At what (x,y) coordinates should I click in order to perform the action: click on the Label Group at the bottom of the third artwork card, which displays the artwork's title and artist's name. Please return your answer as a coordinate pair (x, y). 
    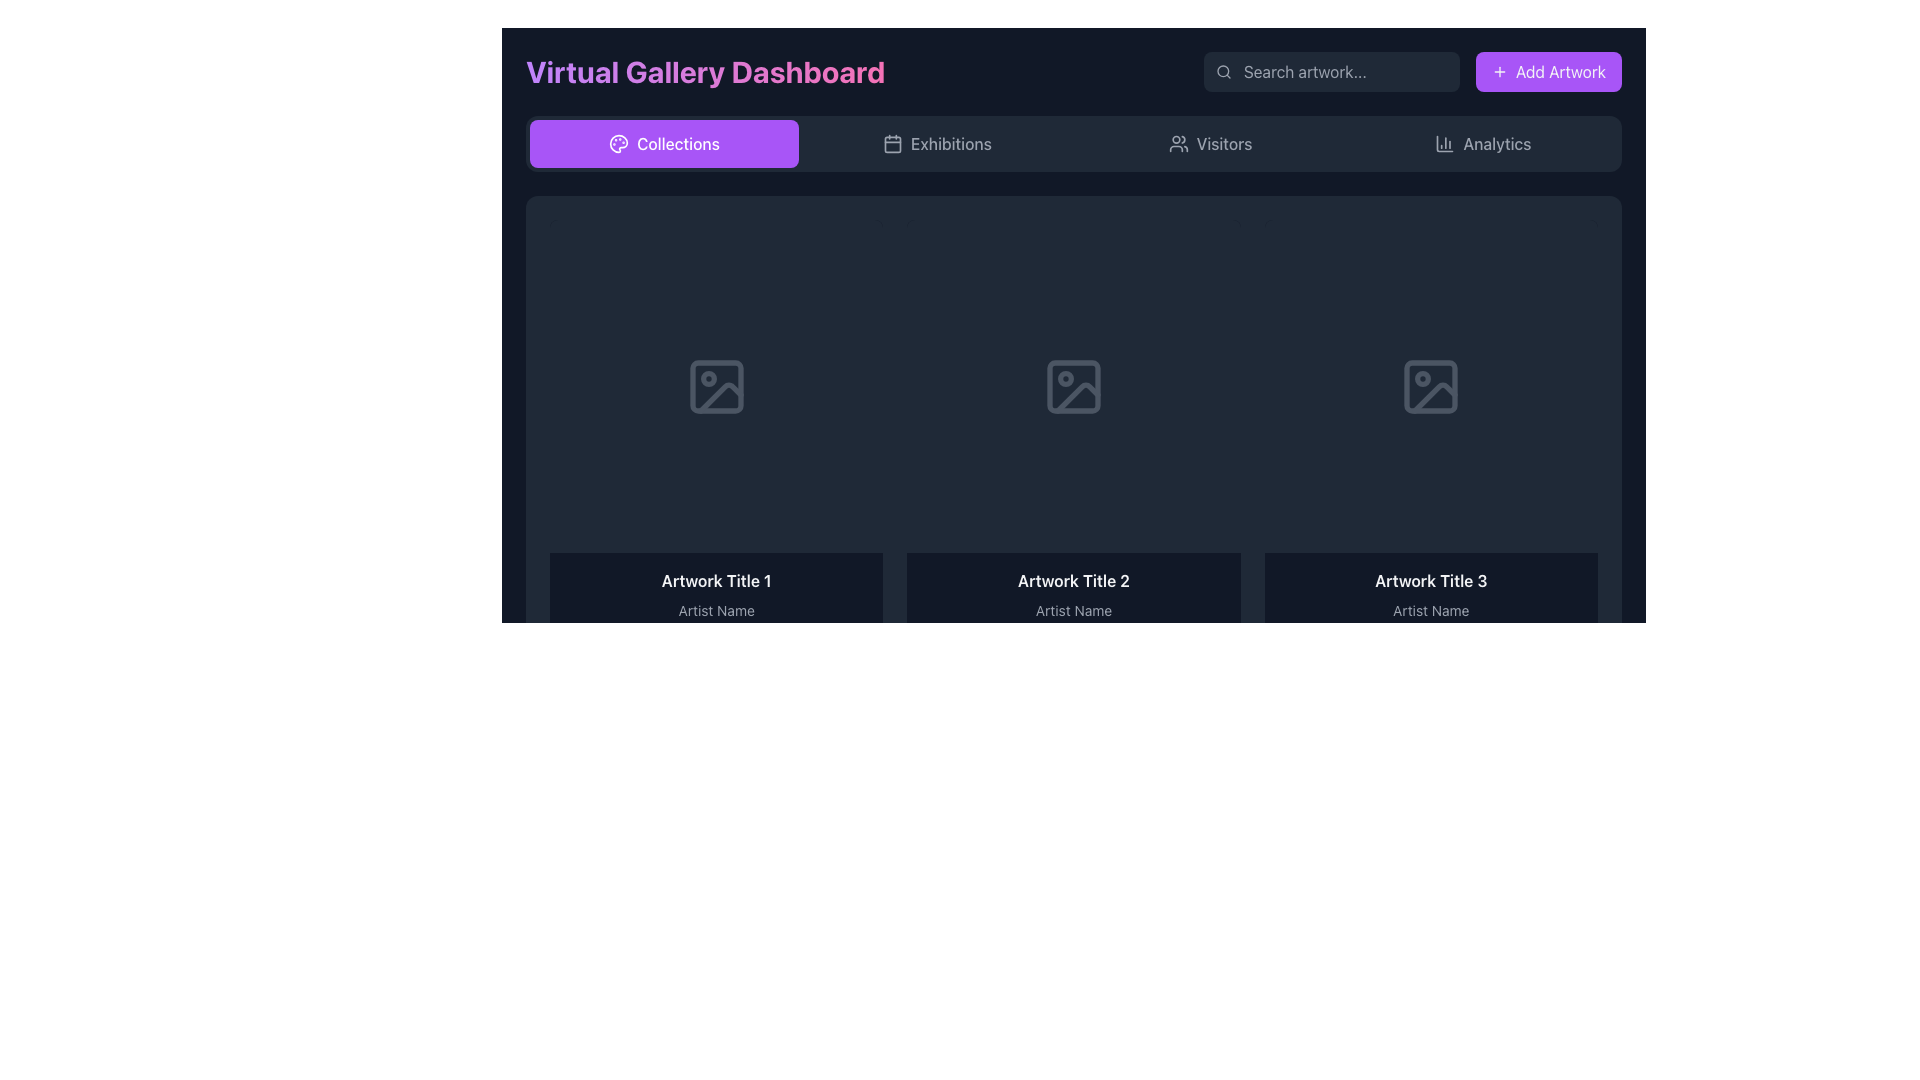
    Looking at the image, I should click on (1430, 608).